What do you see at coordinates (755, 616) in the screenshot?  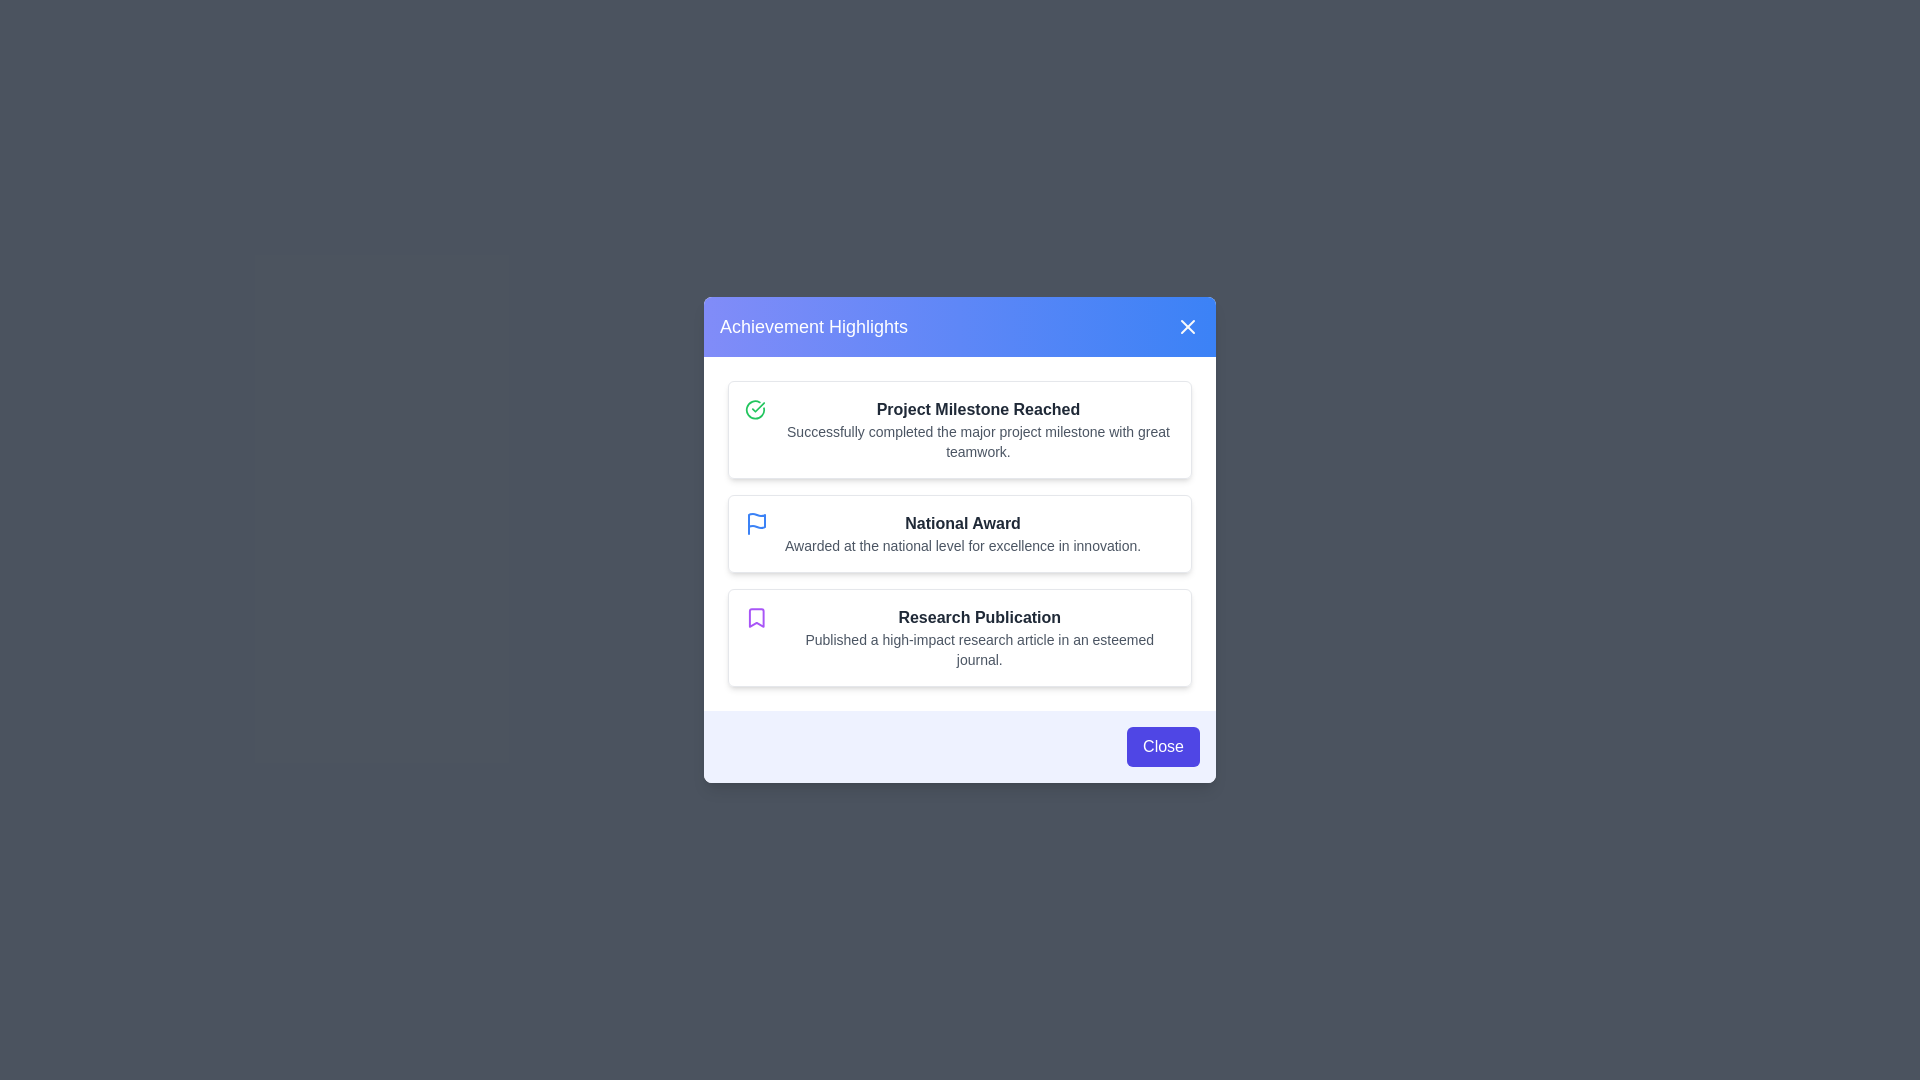 I see `the purple bookmark icon located at the top-left corner of the 'Research Publication' section` at bounding box center [755, 616].